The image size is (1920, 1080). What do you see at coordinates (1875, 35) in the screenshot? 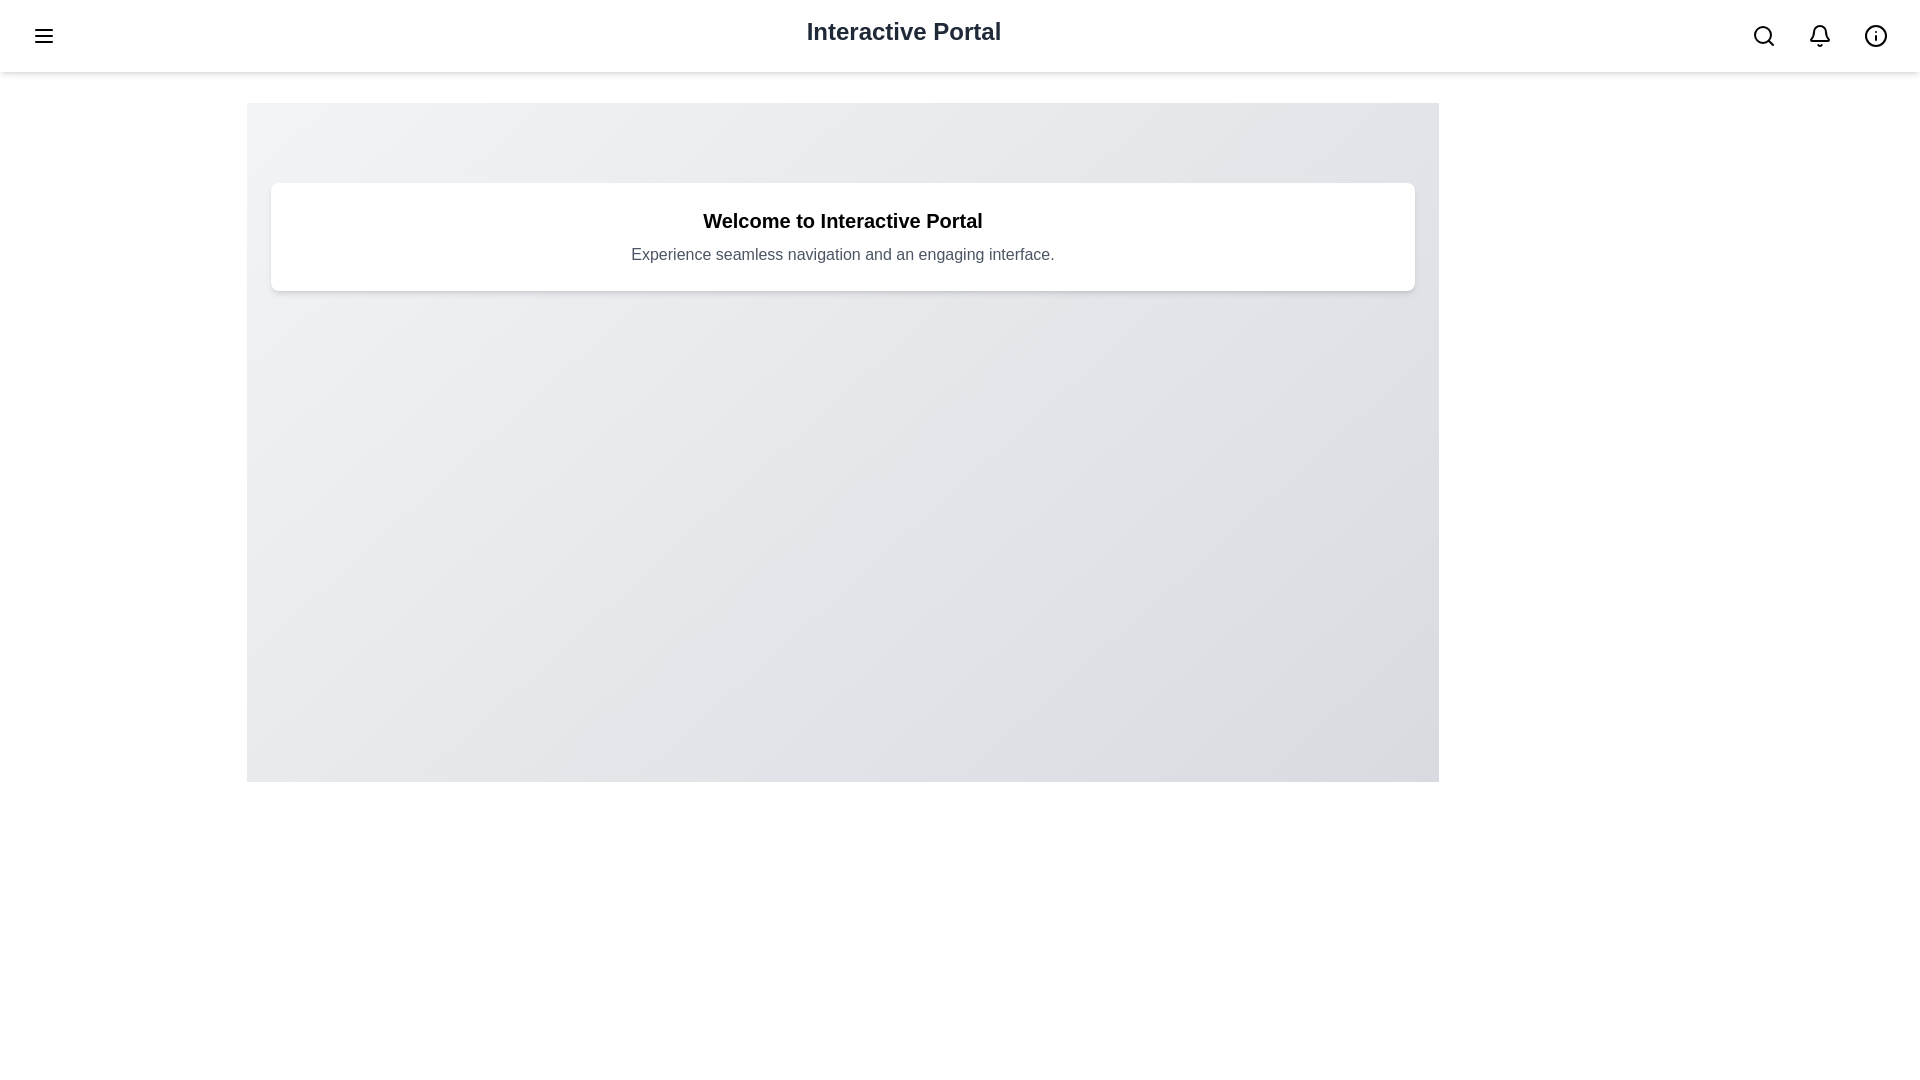
I see `the Info button in the navigation bar` at bounding box center [1875, 35].